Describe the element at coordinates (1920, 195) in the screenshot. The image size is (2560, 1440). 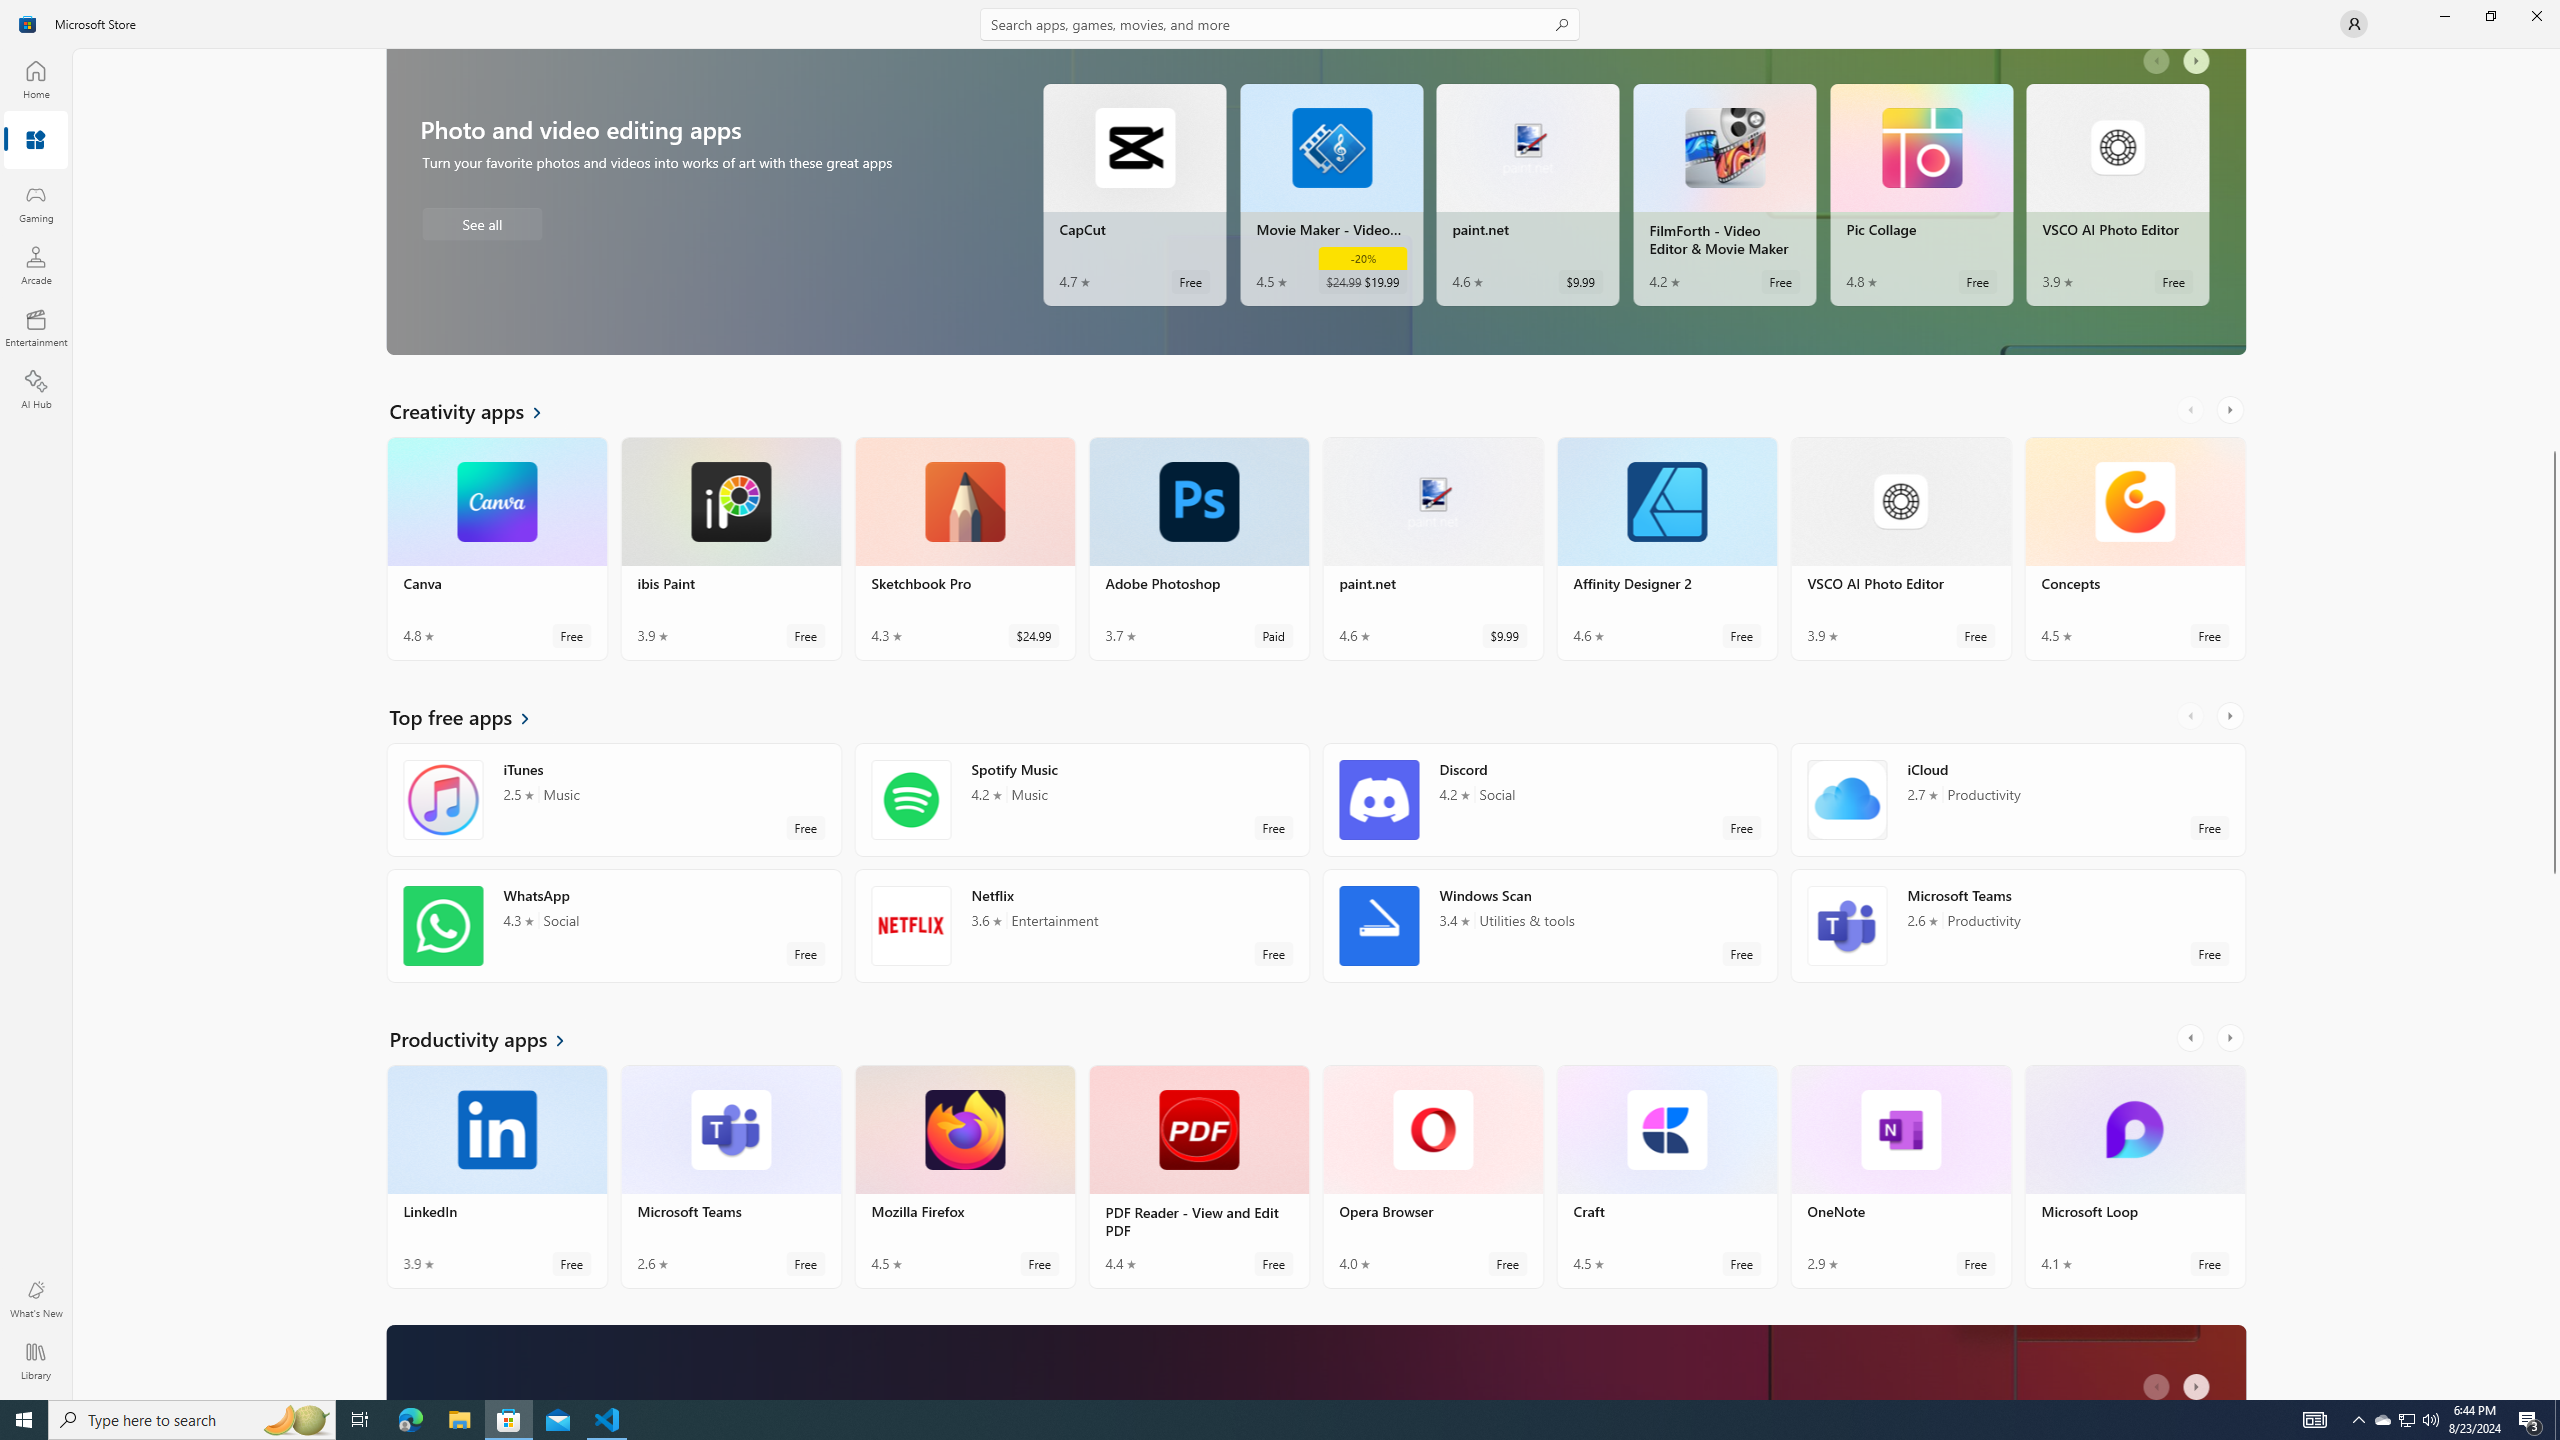
I see `'Pic Collage. Average rating of 4.8 out of five stars. Free  '` at that location.